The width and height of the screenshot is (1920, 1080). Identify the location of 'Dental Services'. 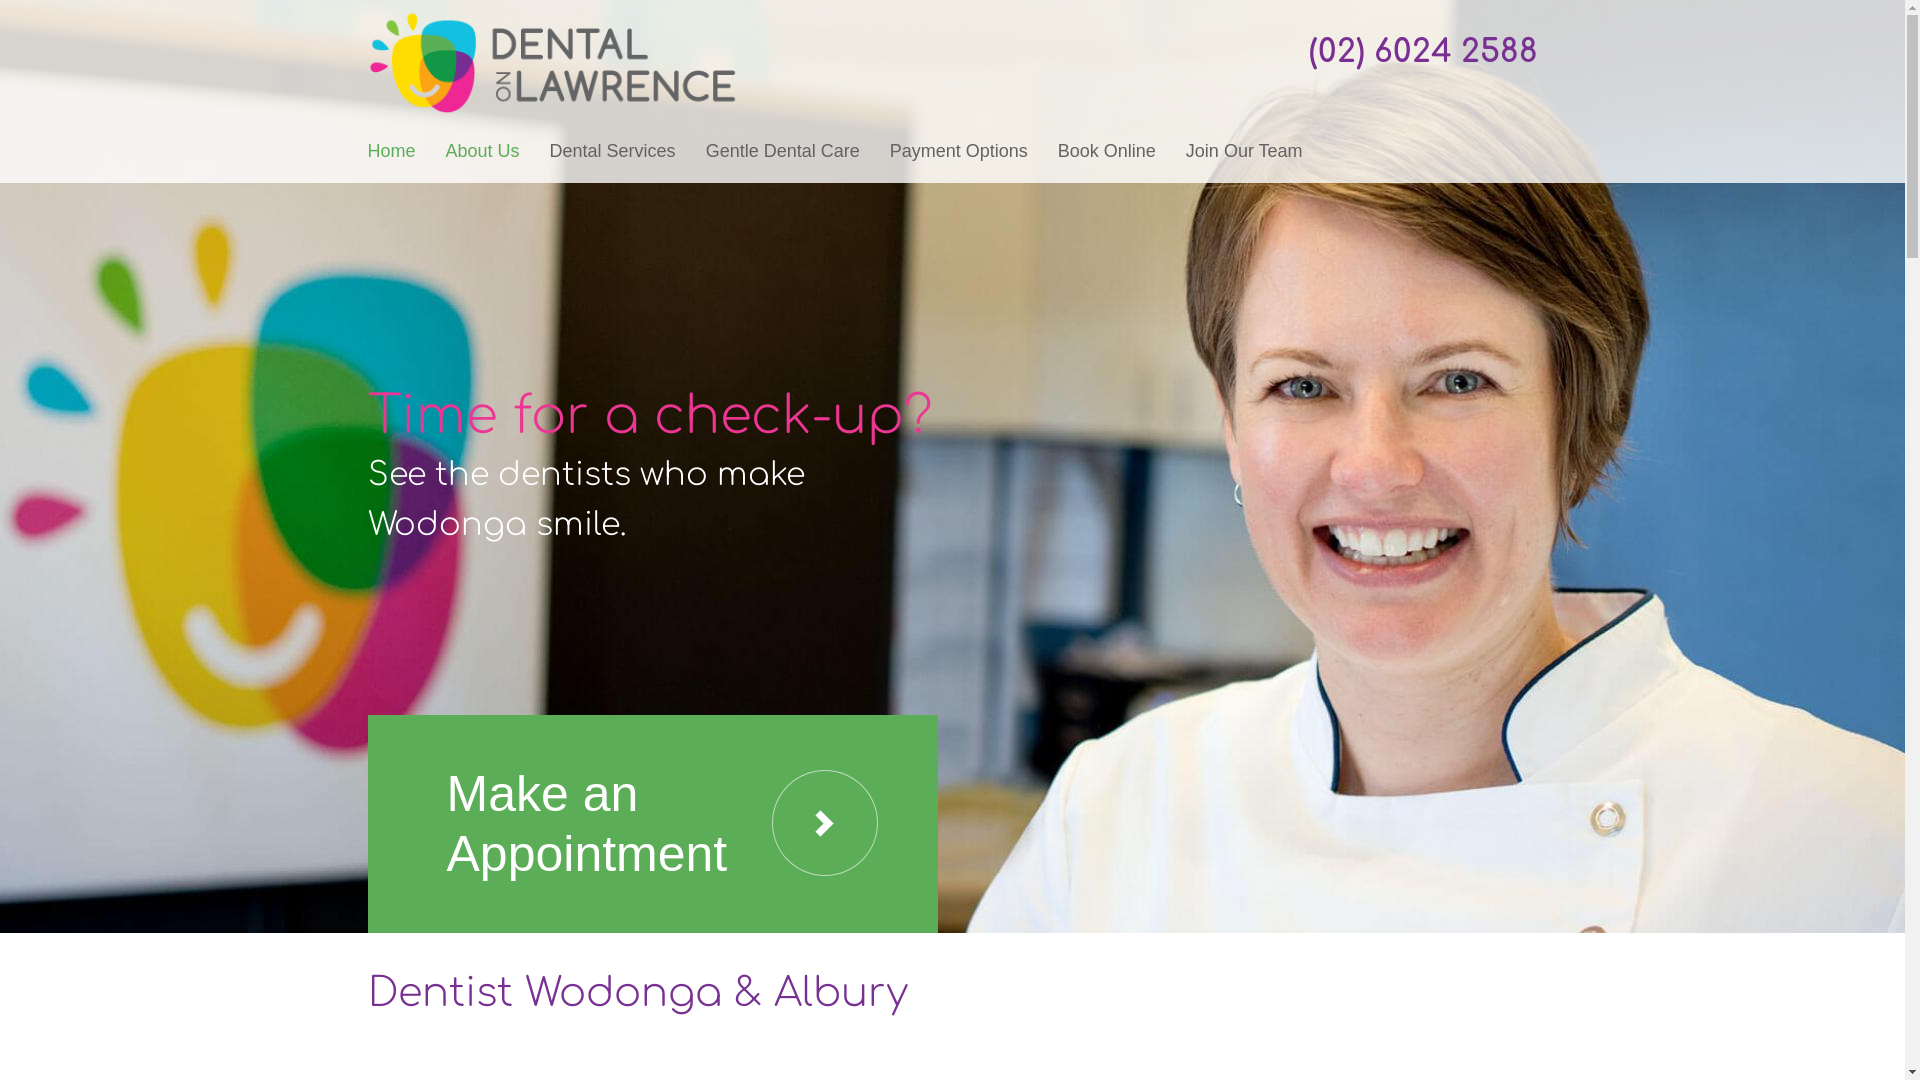
(612, 149).